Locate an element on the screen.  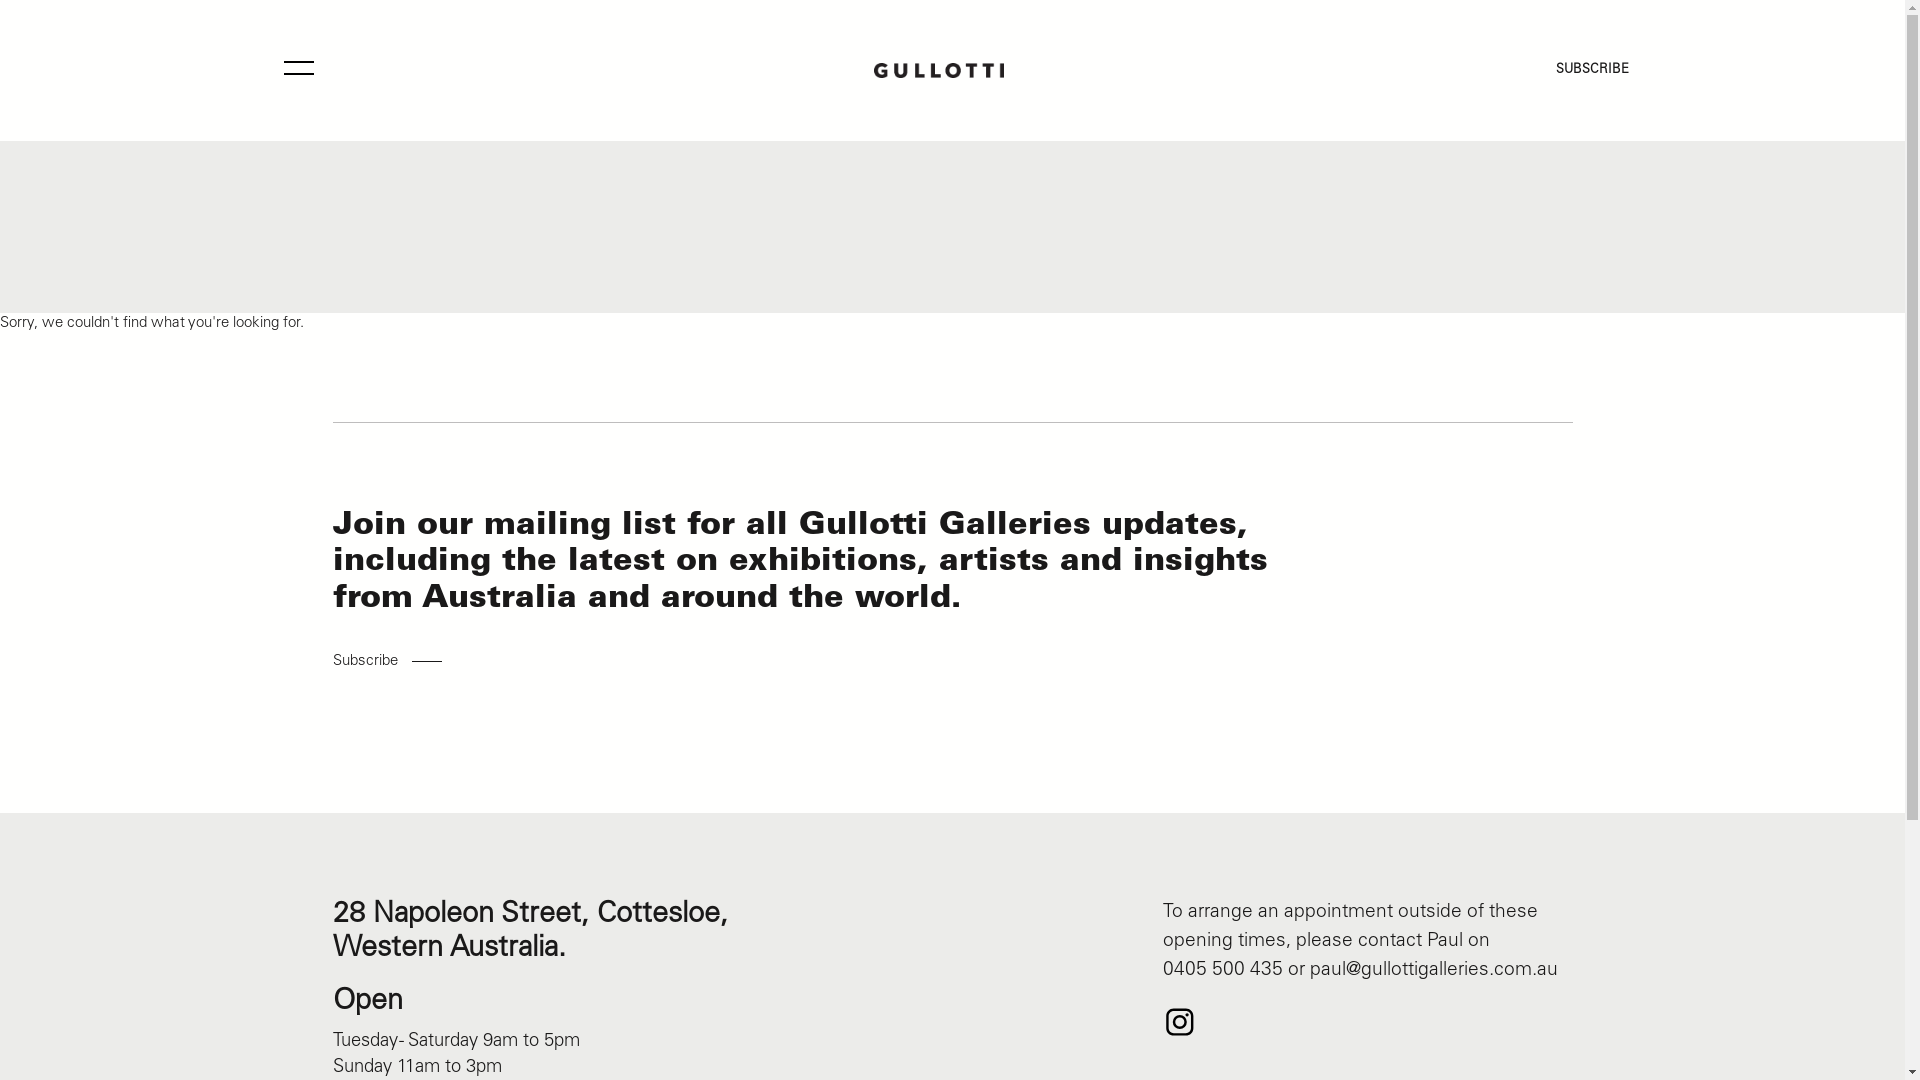
'SUBSCRIBE' is located at coordinates (1591, 69).